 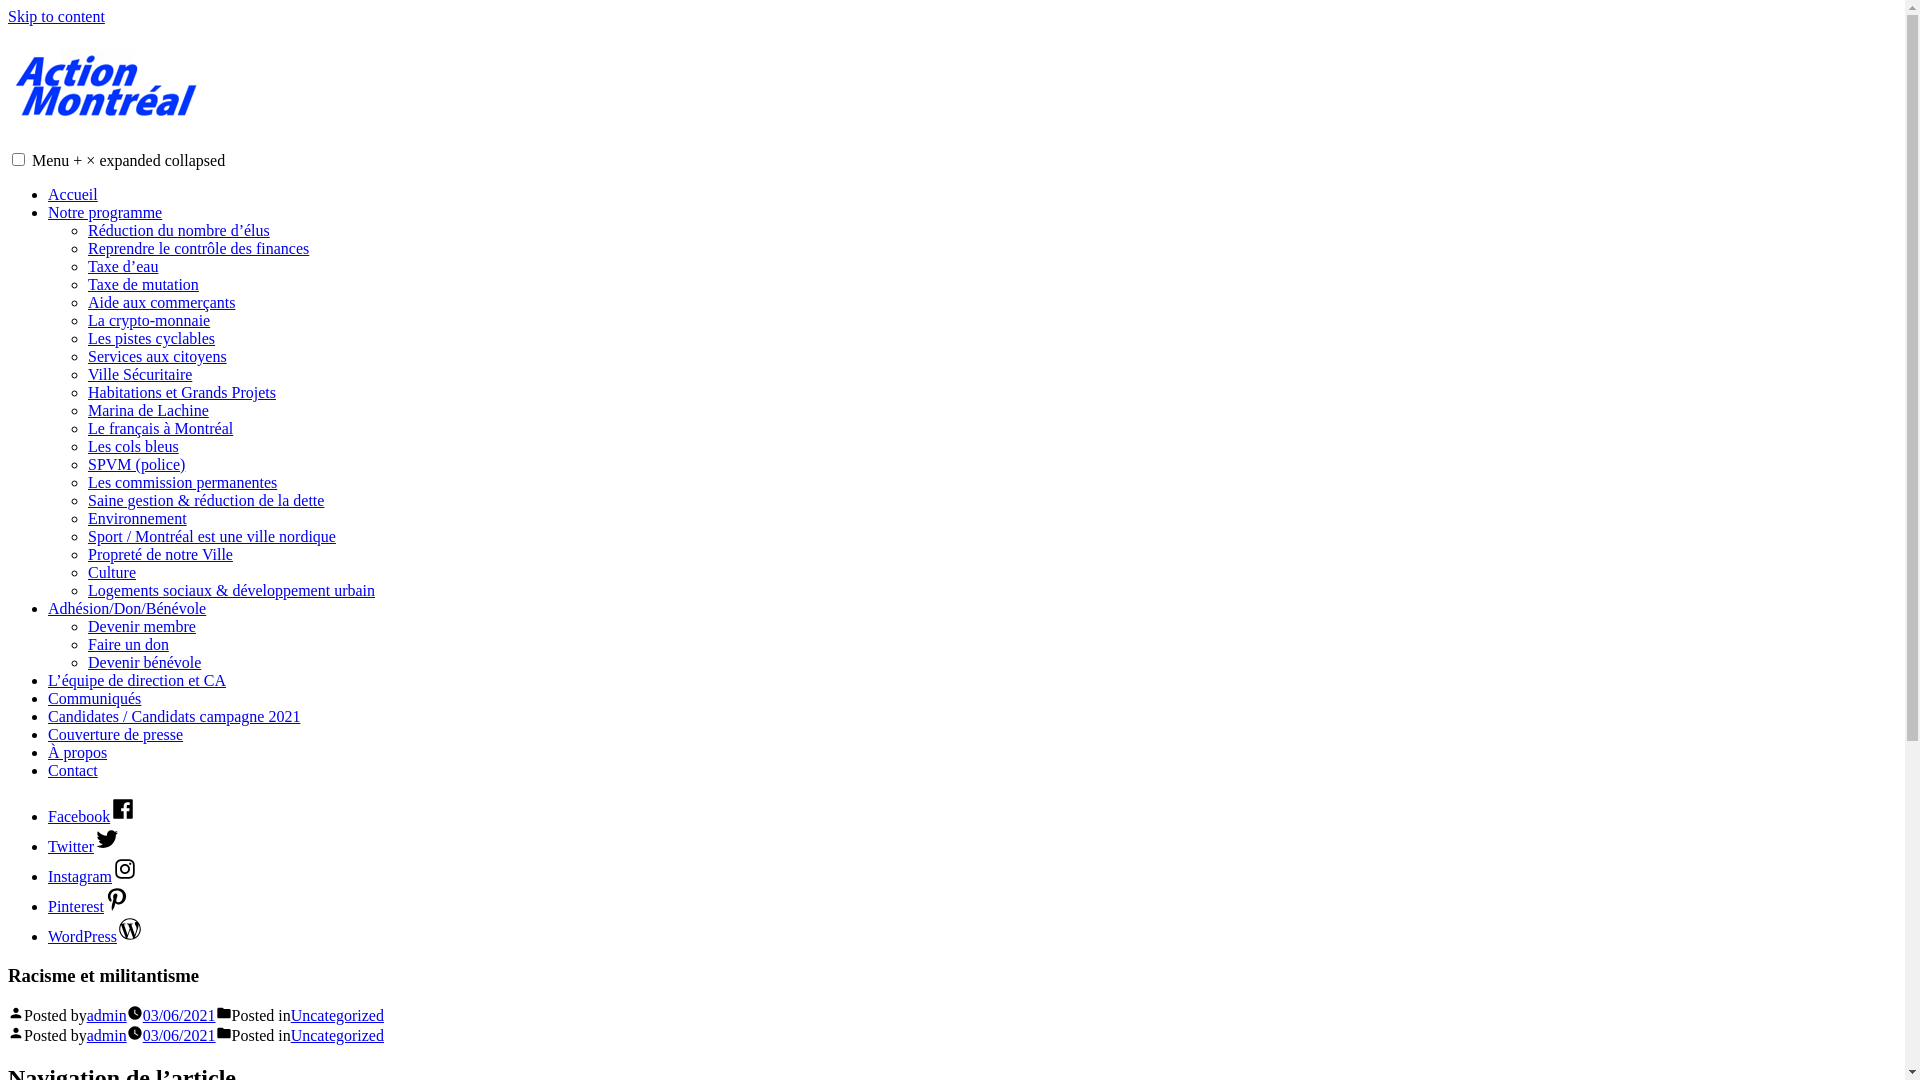 I want to click on 'WordPress', so click(x=94, y=936).